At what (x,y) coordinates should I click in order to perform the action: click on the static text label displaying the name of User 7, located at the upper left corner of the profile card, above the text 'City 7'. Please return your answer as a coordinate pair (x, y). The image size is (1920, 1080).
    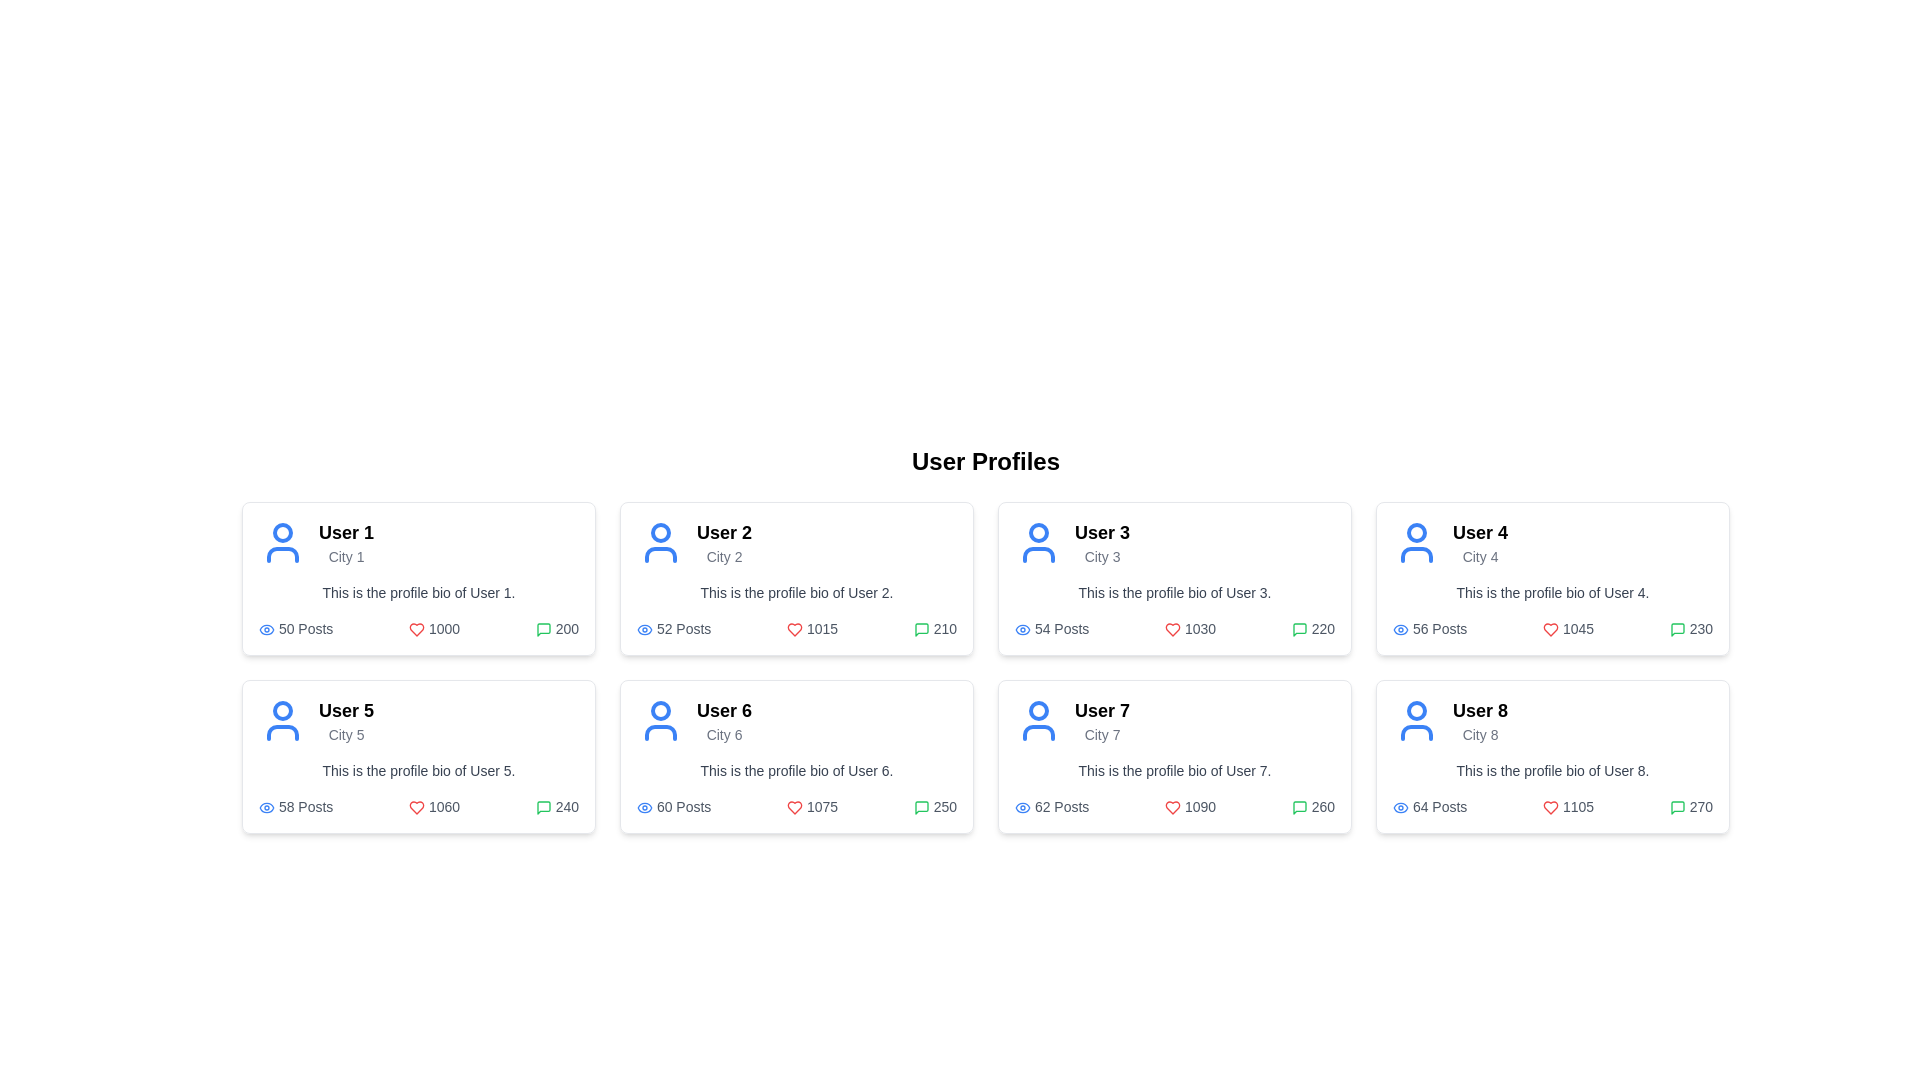
    Looking at the image, I should click on (1101, 709).